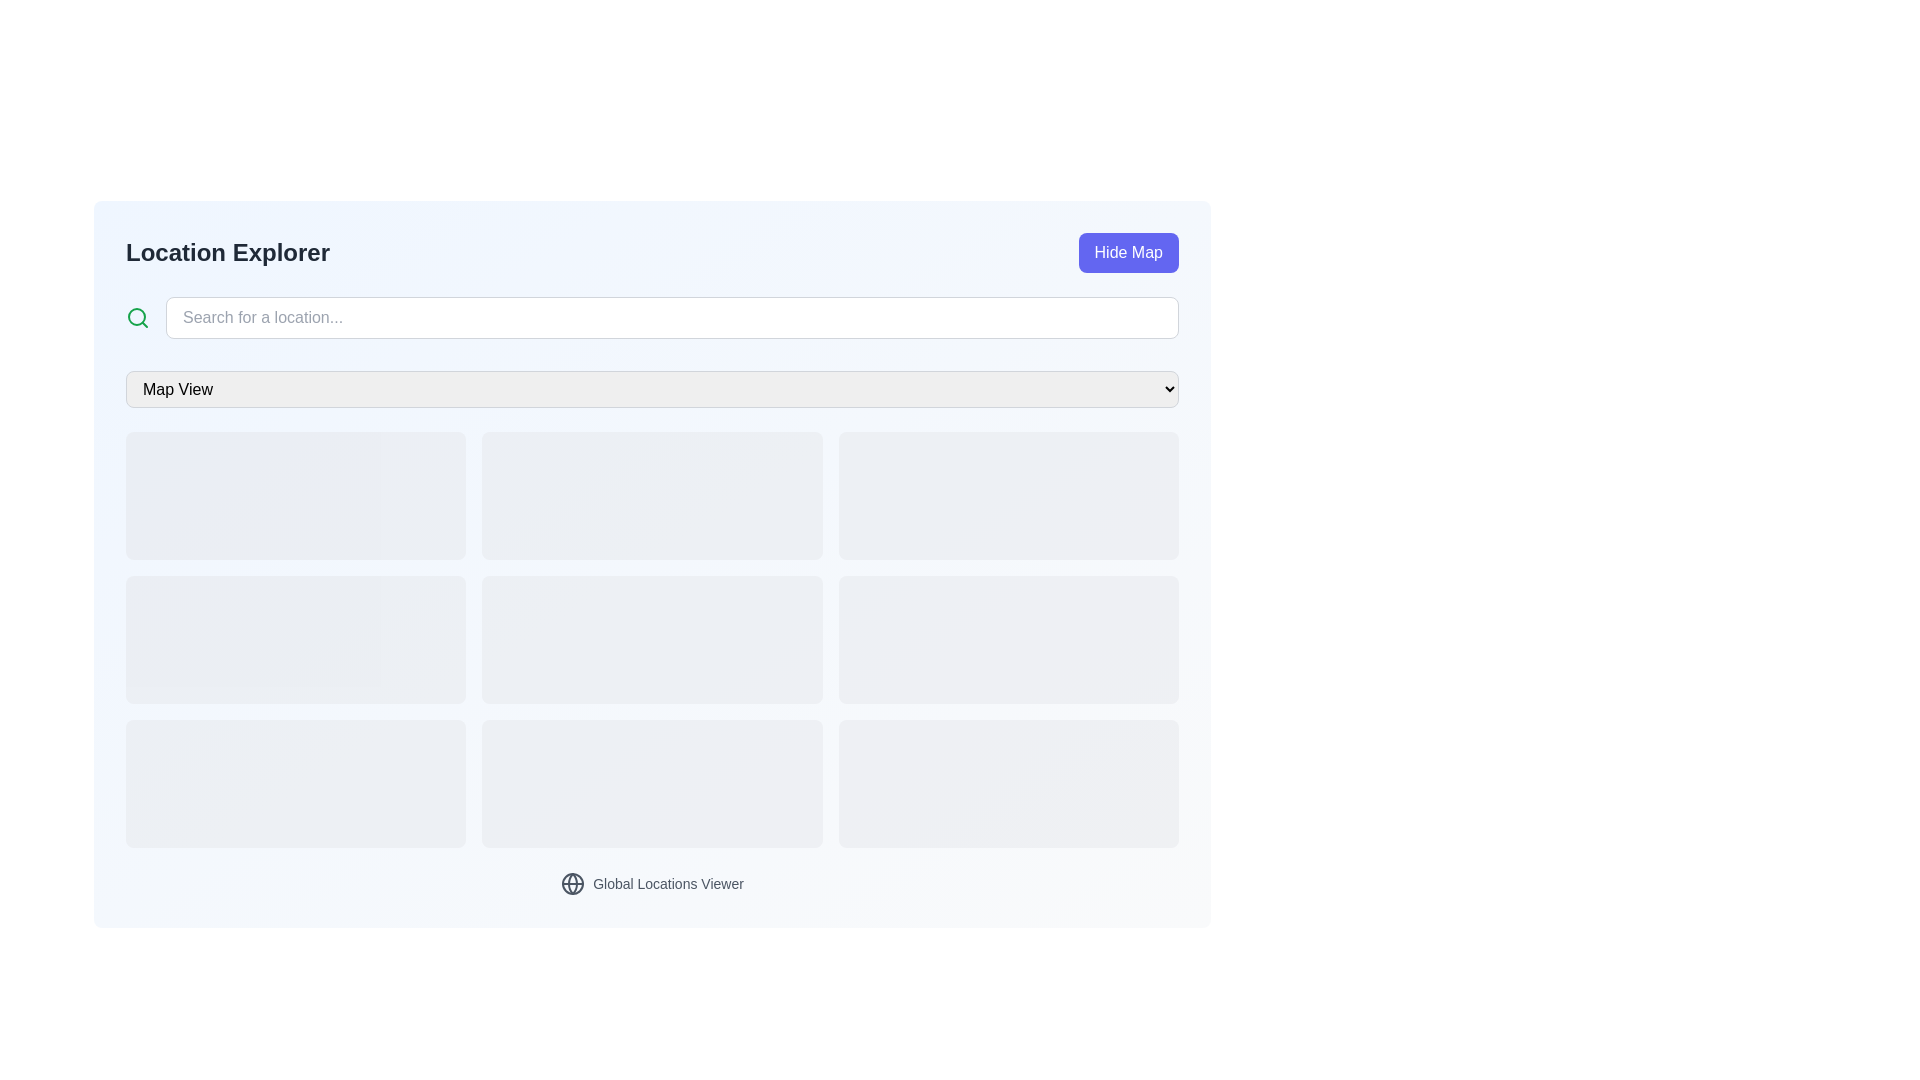 This screenshot has width=1920, height=1080. I want to click on the Placeholder block, which is the second block in the first row of a grid layout, representing loading or unavailable content, so click(652, 495).